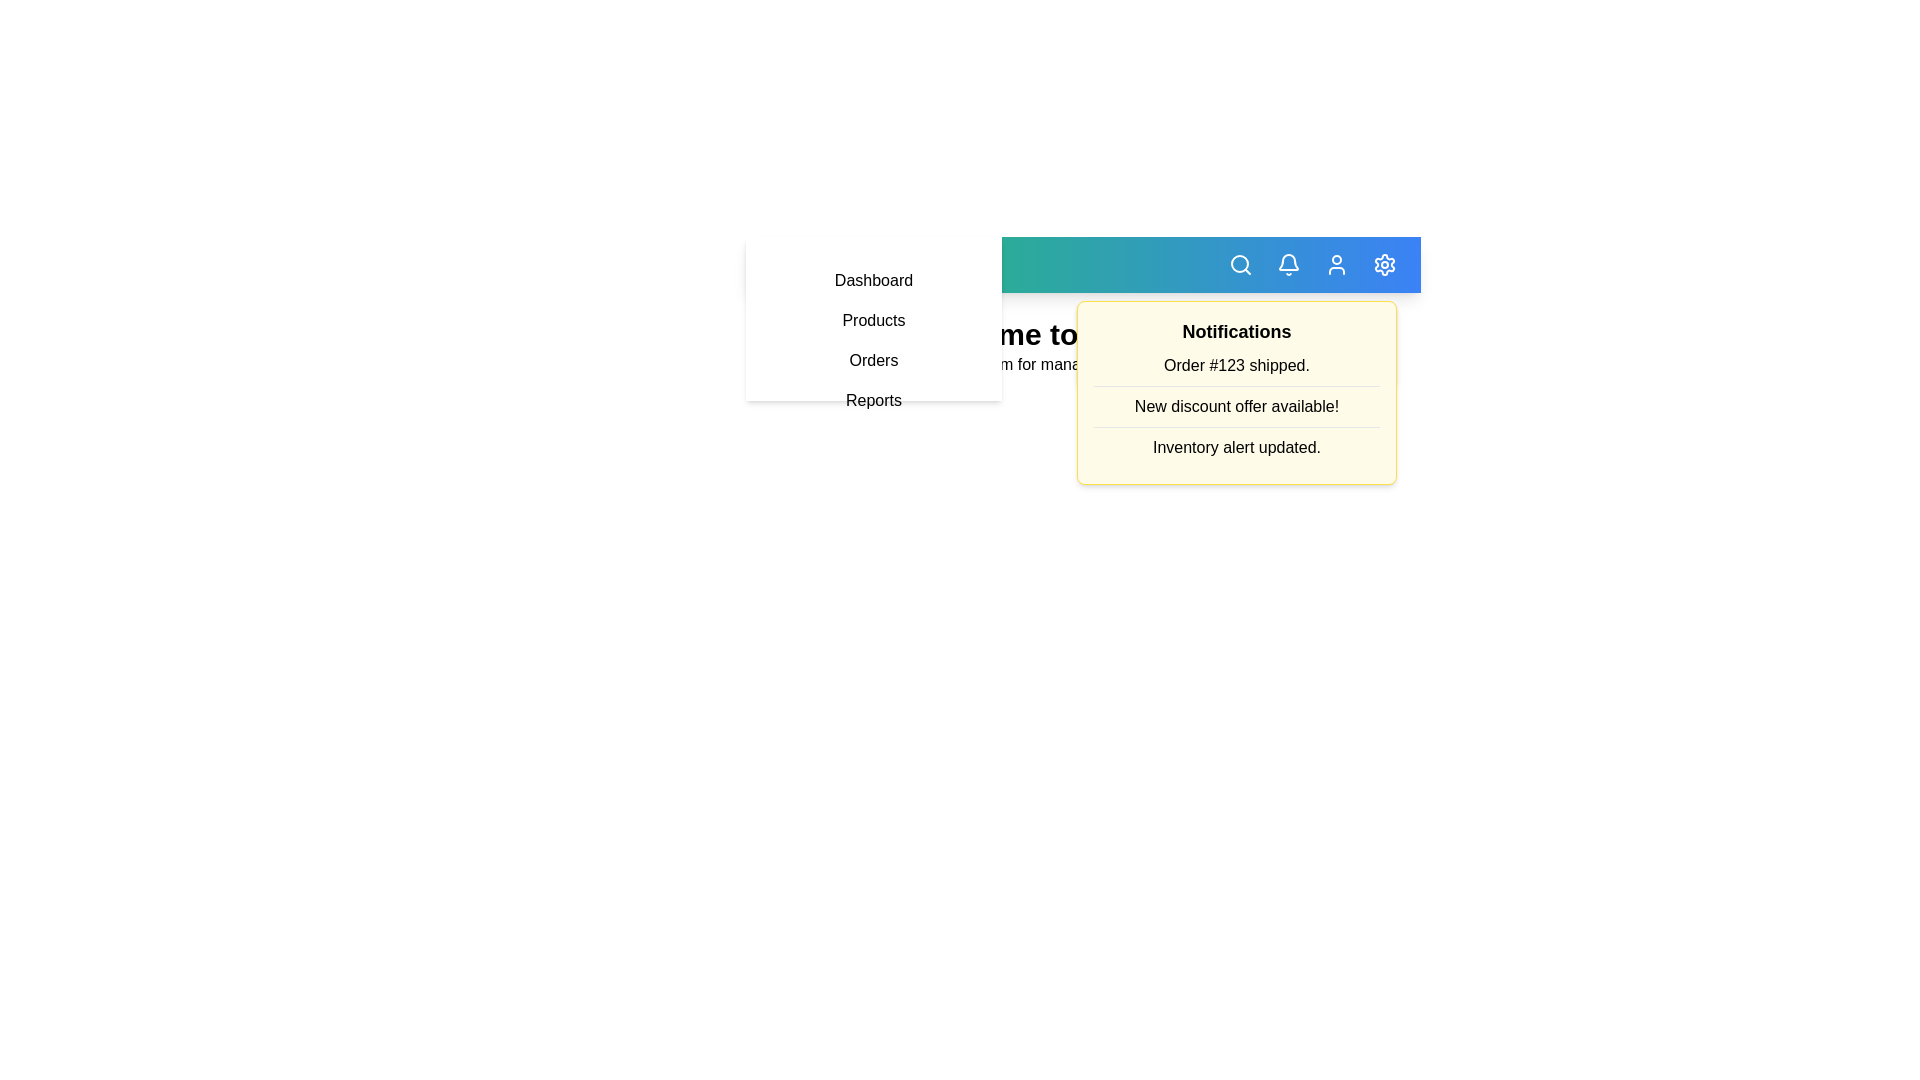 Image resolution: width=1920 pixels, height=1080 pixels. Describe the element at coordinates (1236, 366) in the screenshot. I see `the notification text displaying 'Order #123' in the dropdown panel under the 'Notifications' heading` at that location.